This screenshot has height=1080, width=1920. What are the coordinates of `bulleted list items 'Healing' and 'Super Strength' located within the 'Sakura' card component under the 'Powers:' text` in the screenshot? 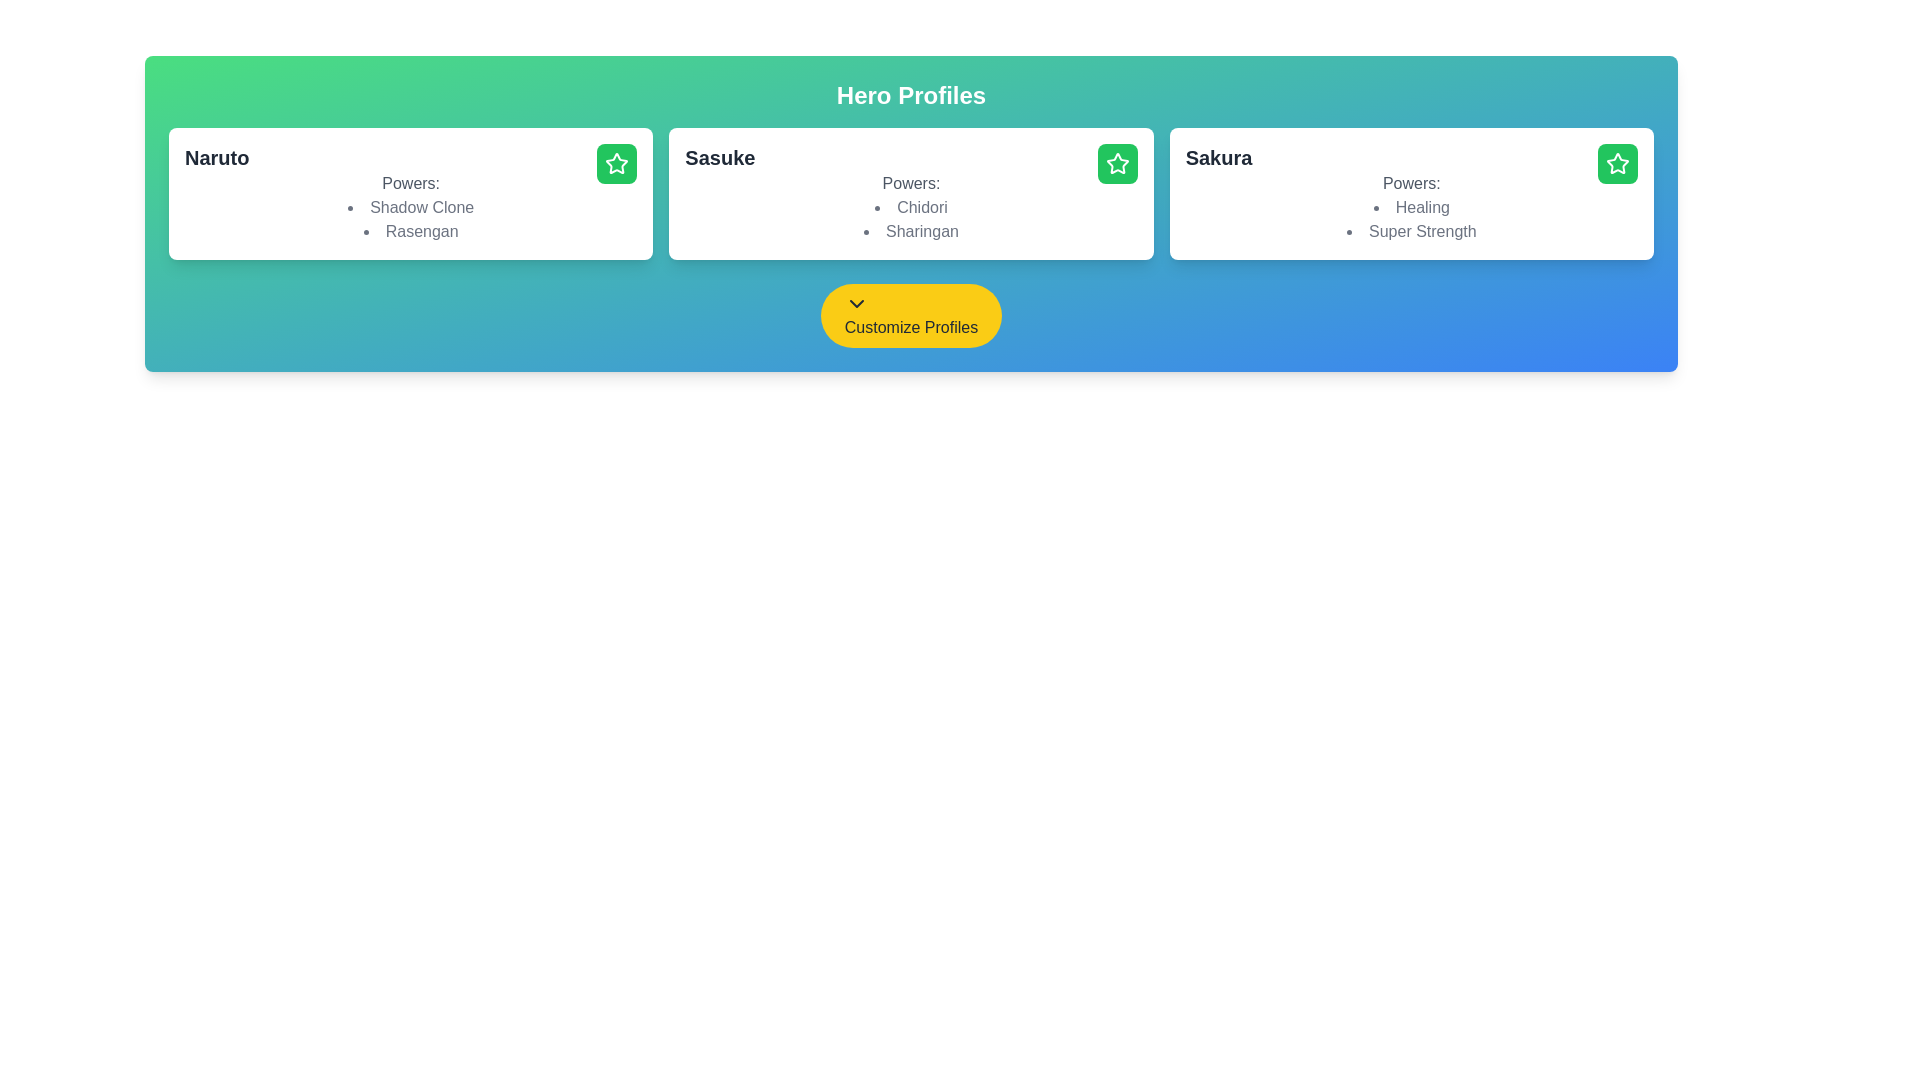 It's located at (1410, 219).